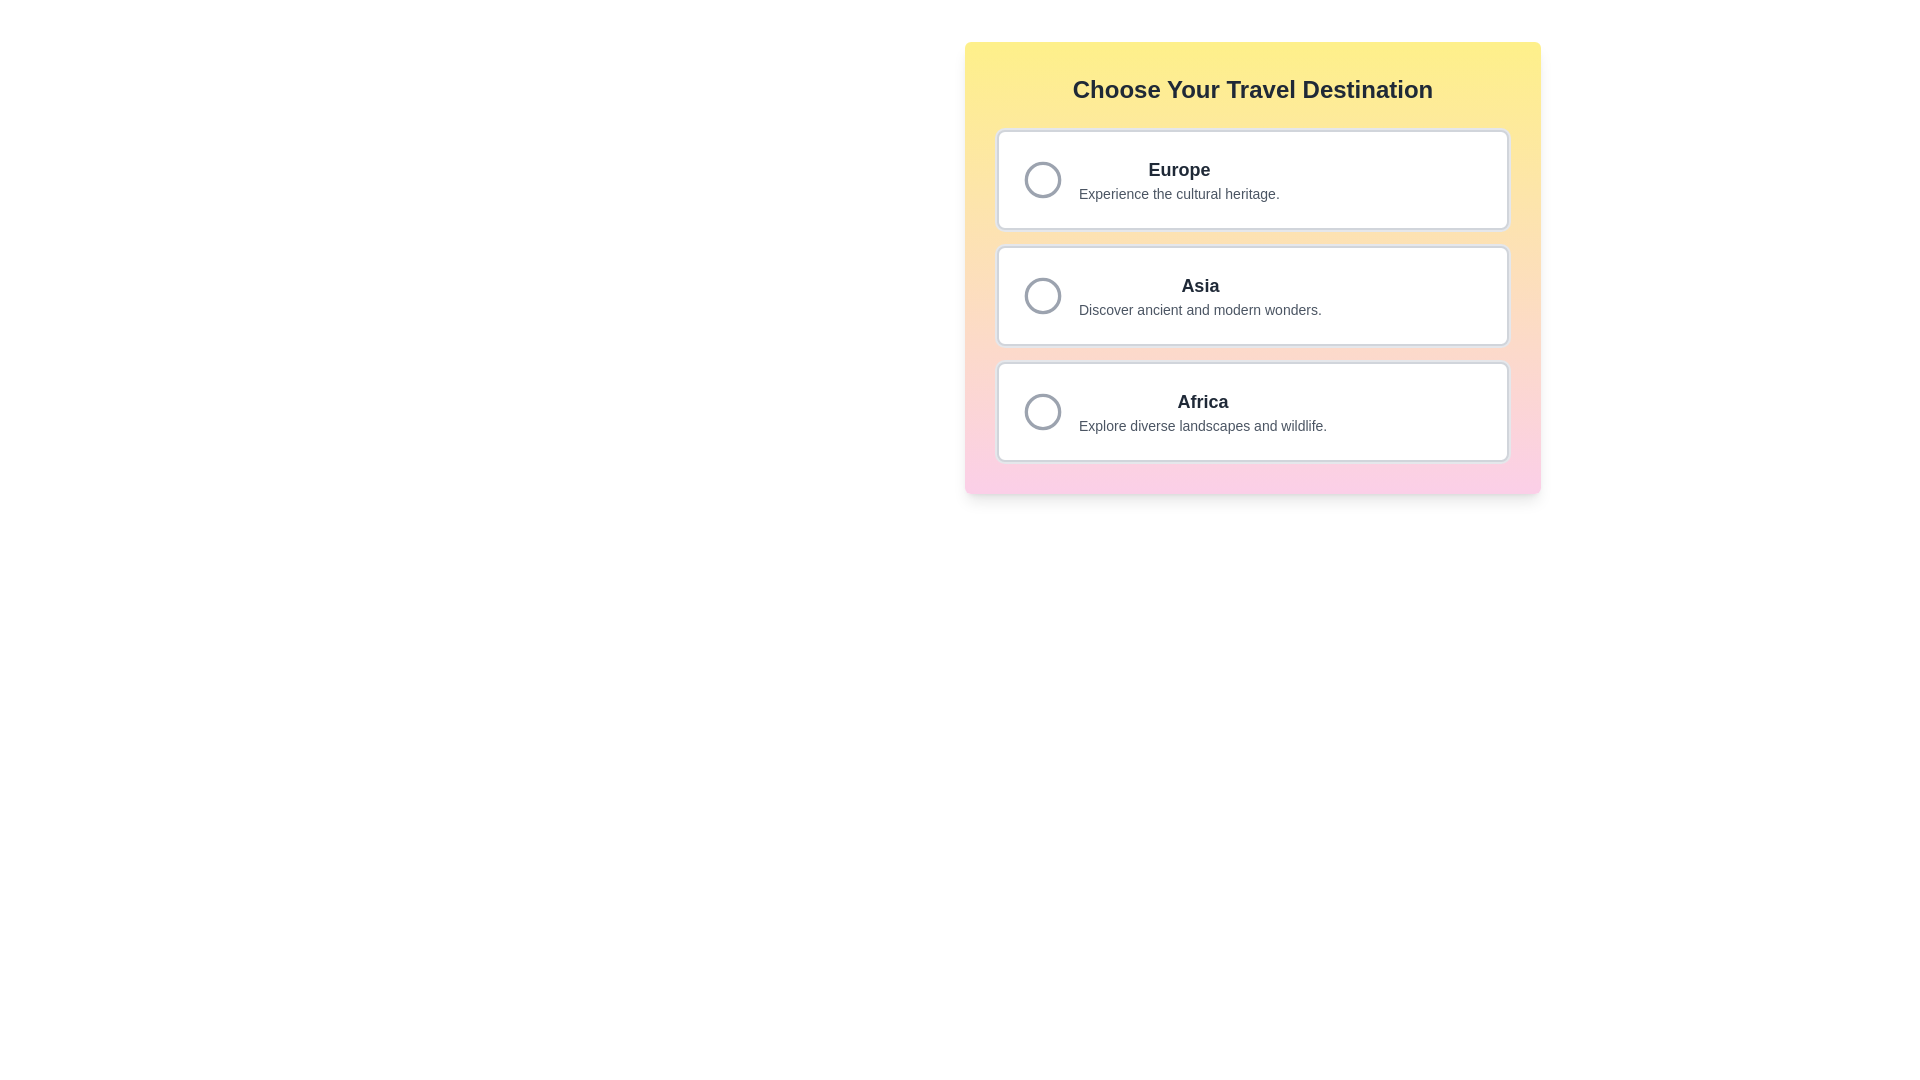 The height and width of the screenshot is (1080, 1920). Describe the element at coordinates (1179, 193) in the screenshot. I see `the descriptive text that provides information about the 'Europe' travel destination option, located under the bold heading 'Europe' in the first selection box` at that location.